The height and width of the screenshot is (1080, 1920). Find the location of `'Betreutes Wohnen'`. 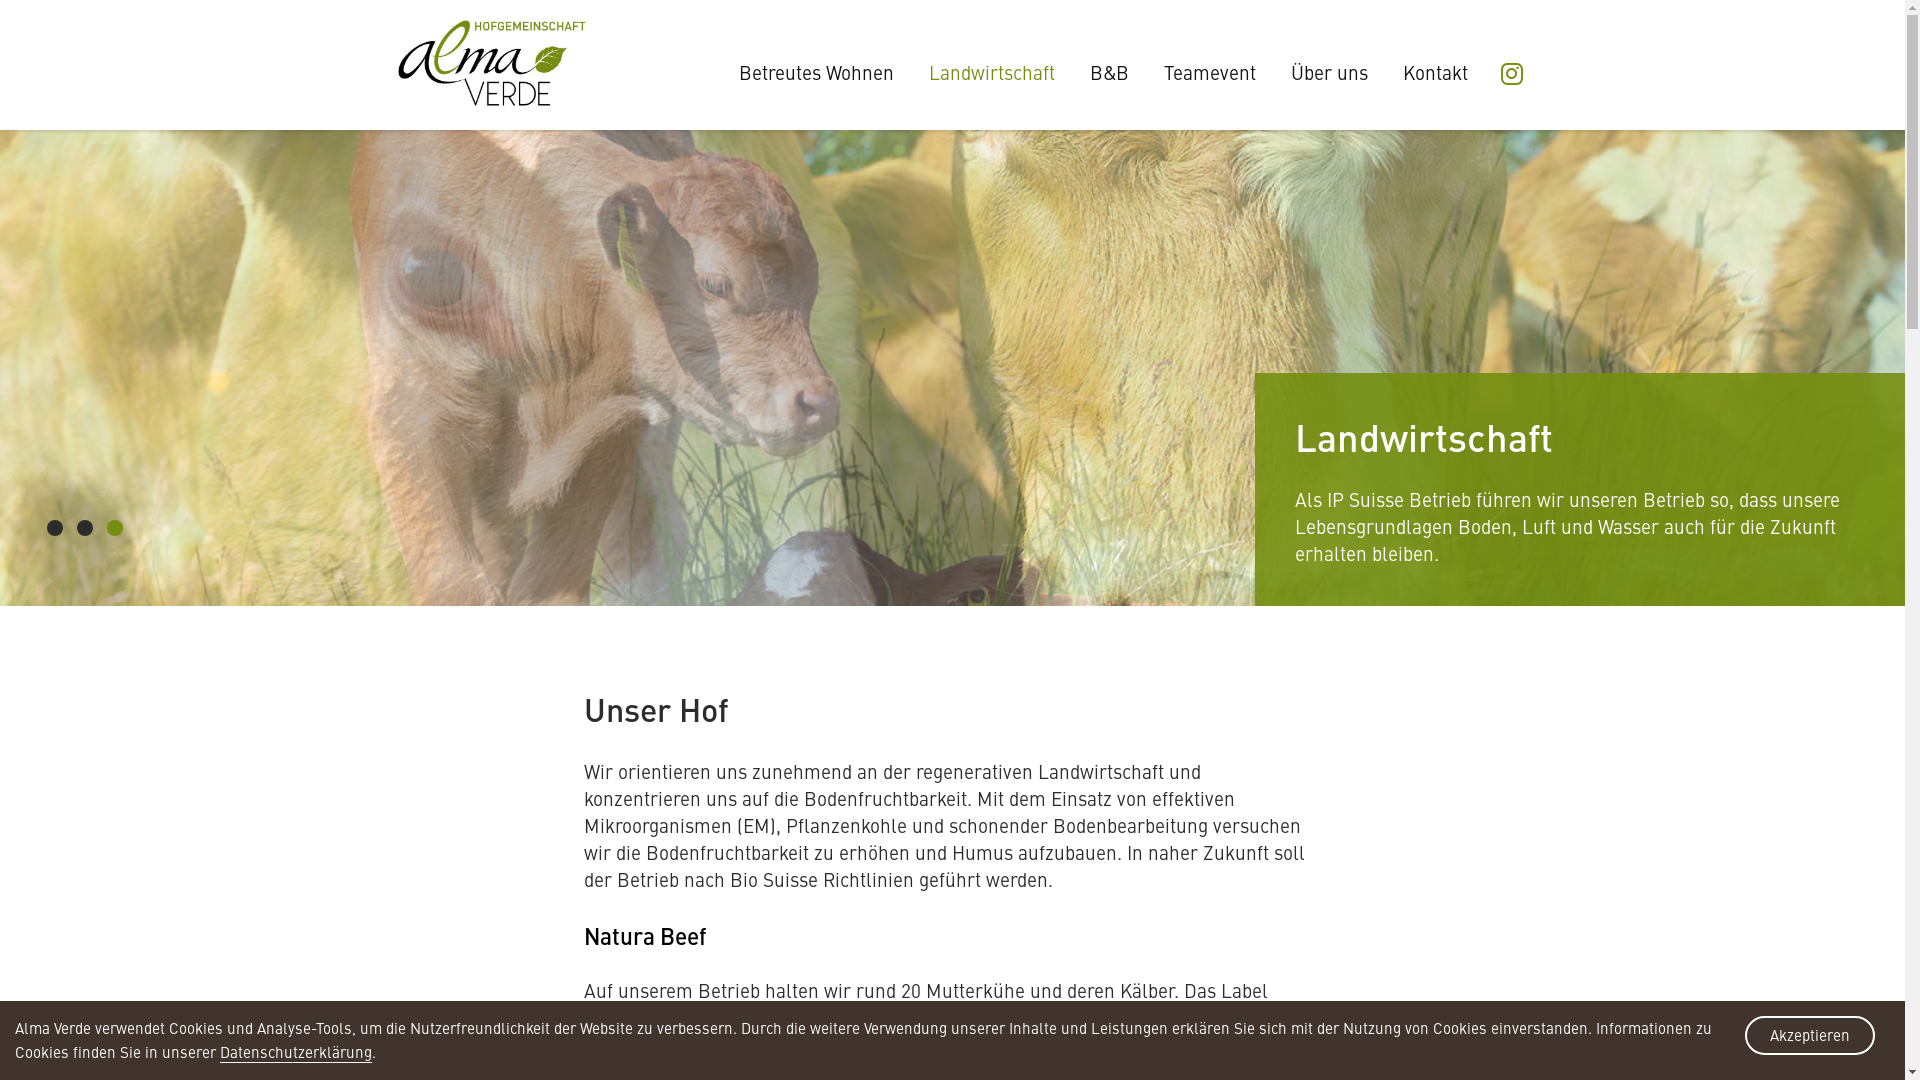

'Betreutes Wohnen' is located at coordinates (815, 71).